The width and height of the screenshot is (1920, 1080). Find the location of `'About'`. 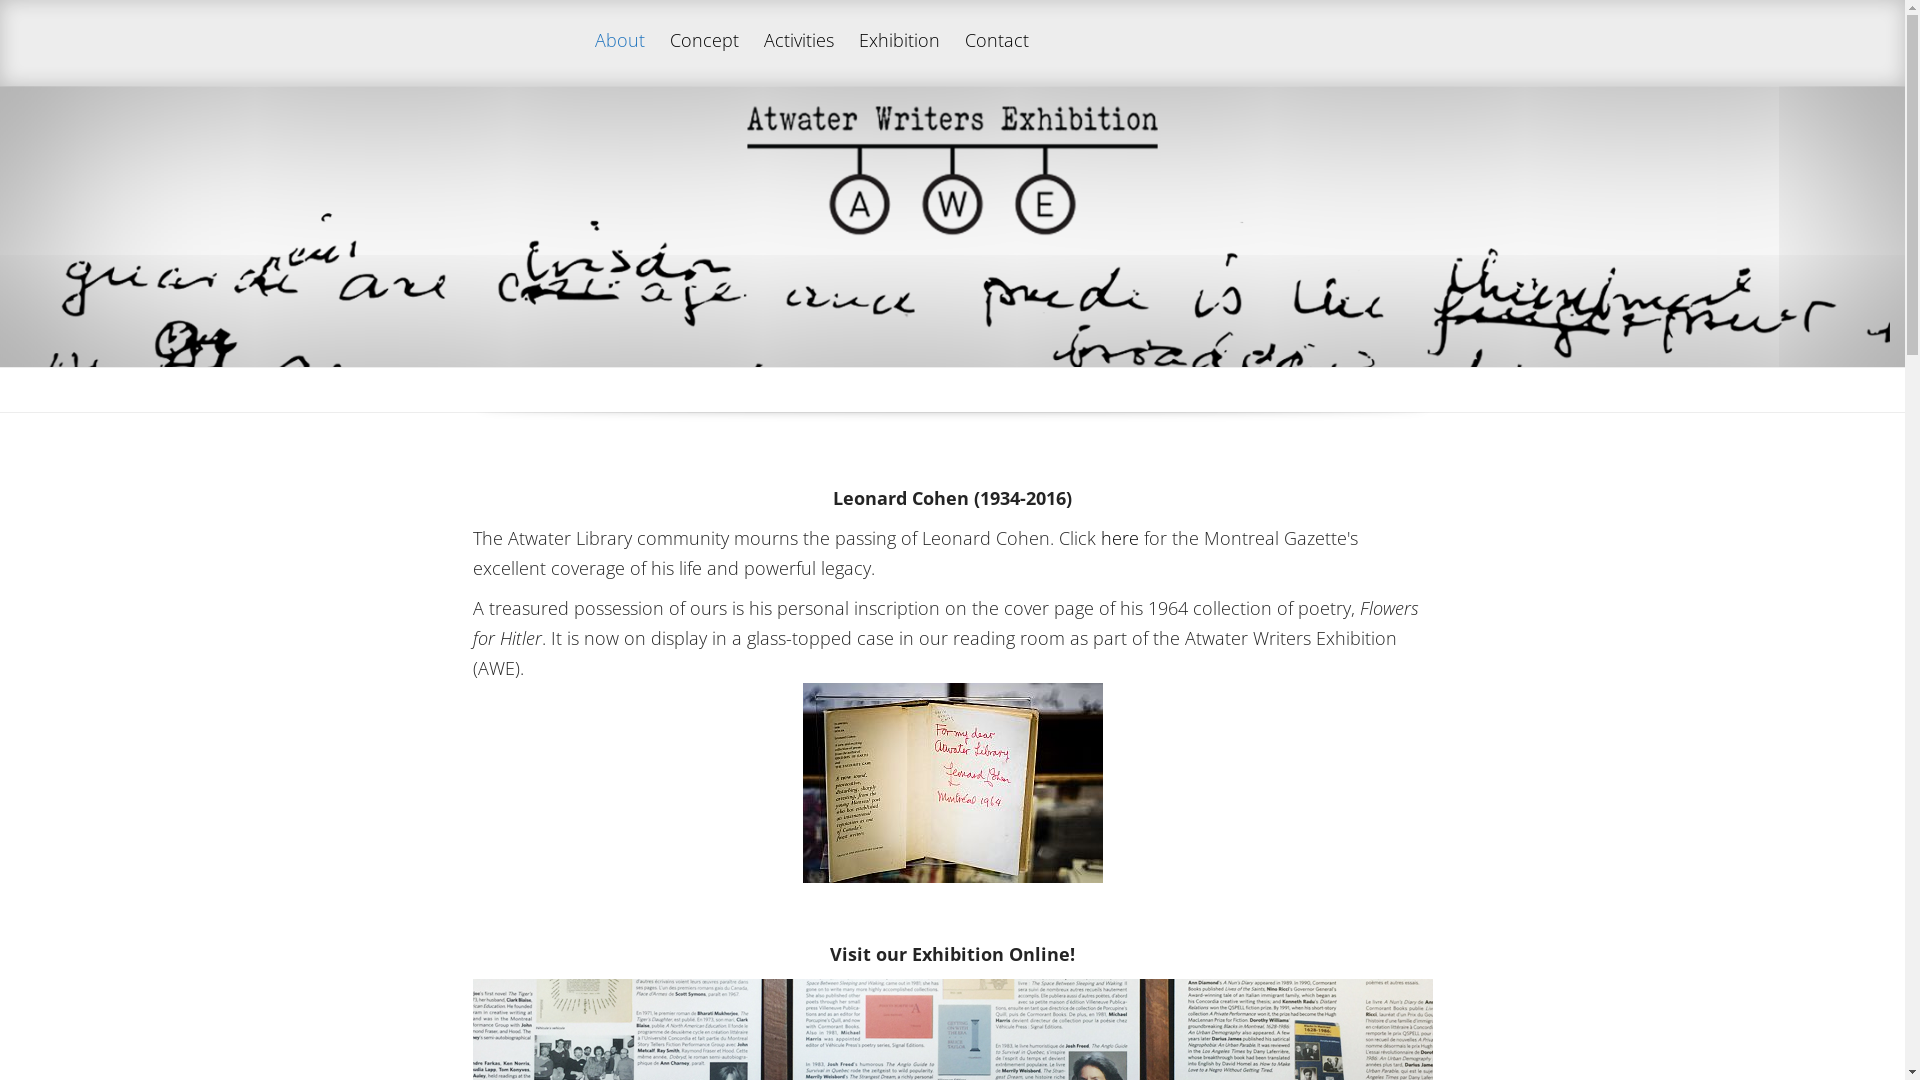

'About' is located at coordinates (618, 57).